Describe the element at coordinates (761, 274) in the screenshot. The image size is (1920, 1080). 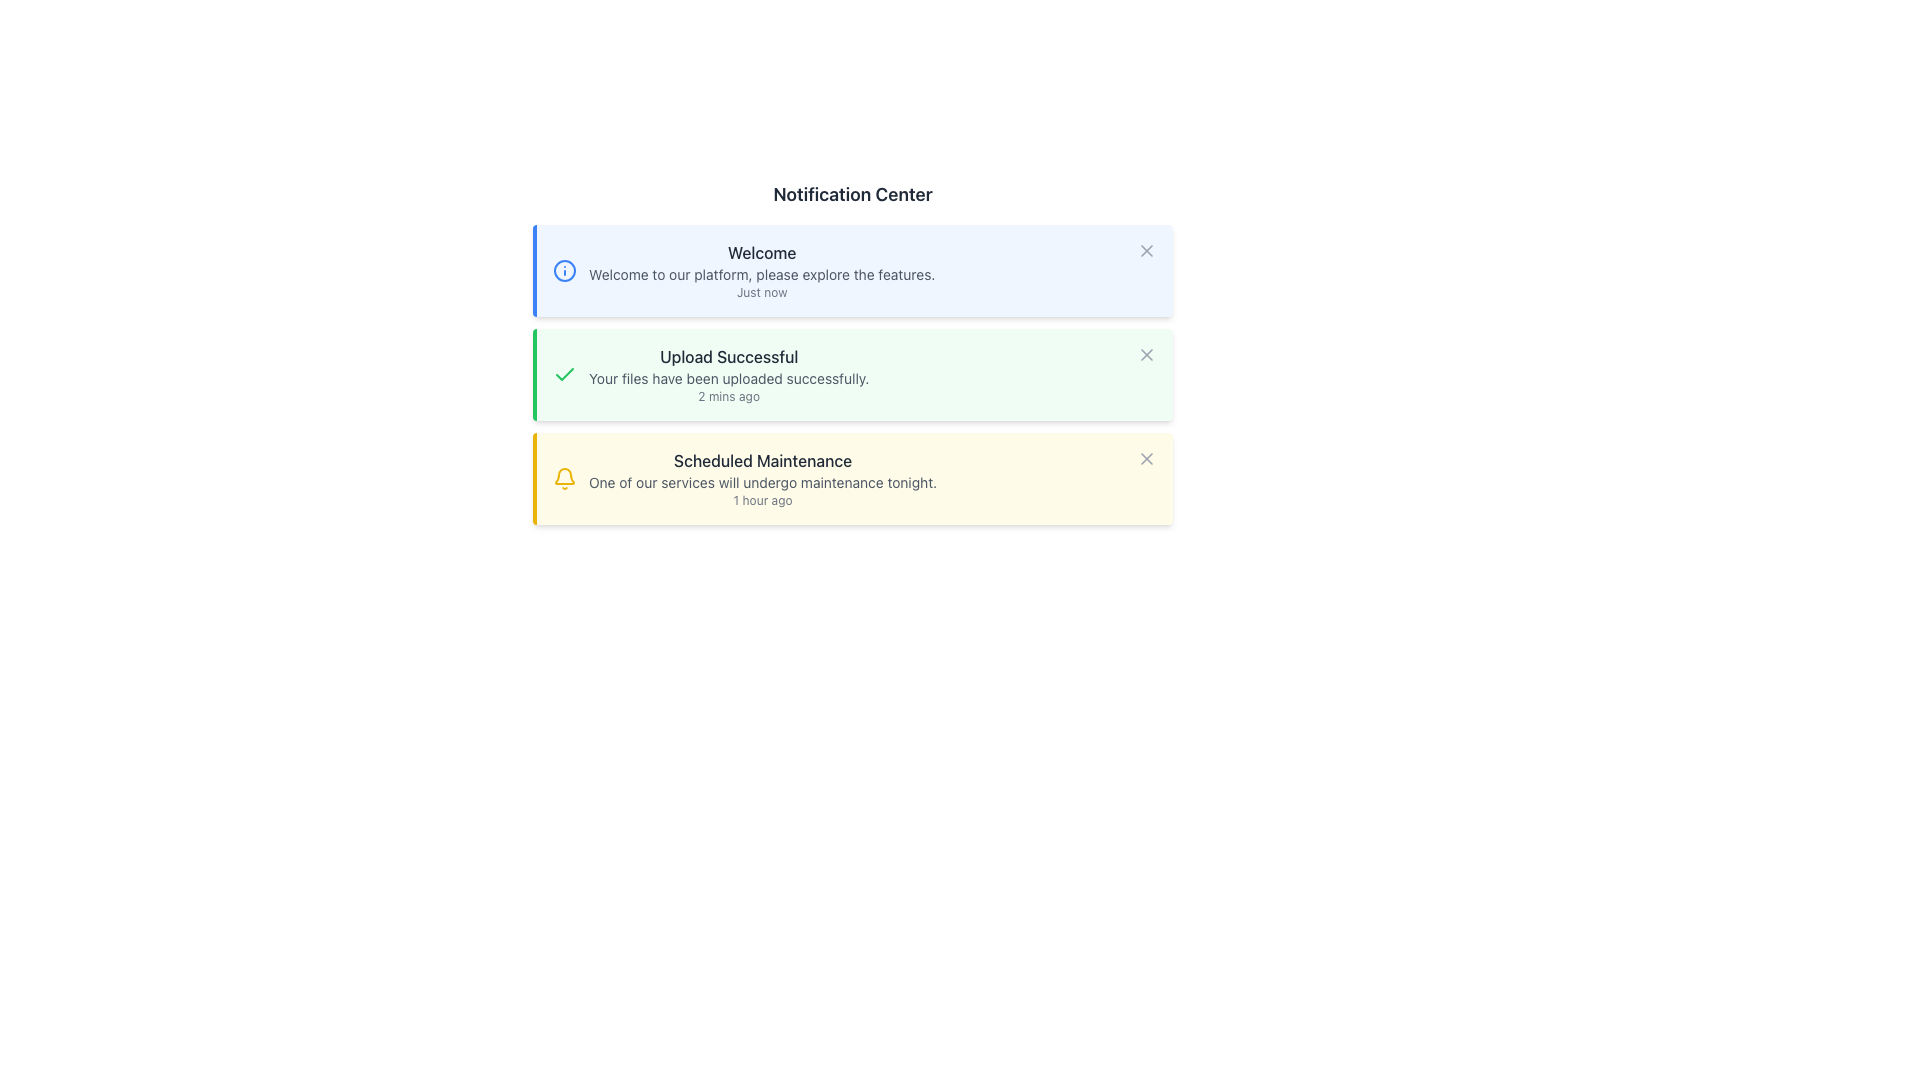
I see `line of text that says 'Welcome to our platform, please explore the features.' which is styled in a small gray font and positioned below the title 'Welcome'` at that location.